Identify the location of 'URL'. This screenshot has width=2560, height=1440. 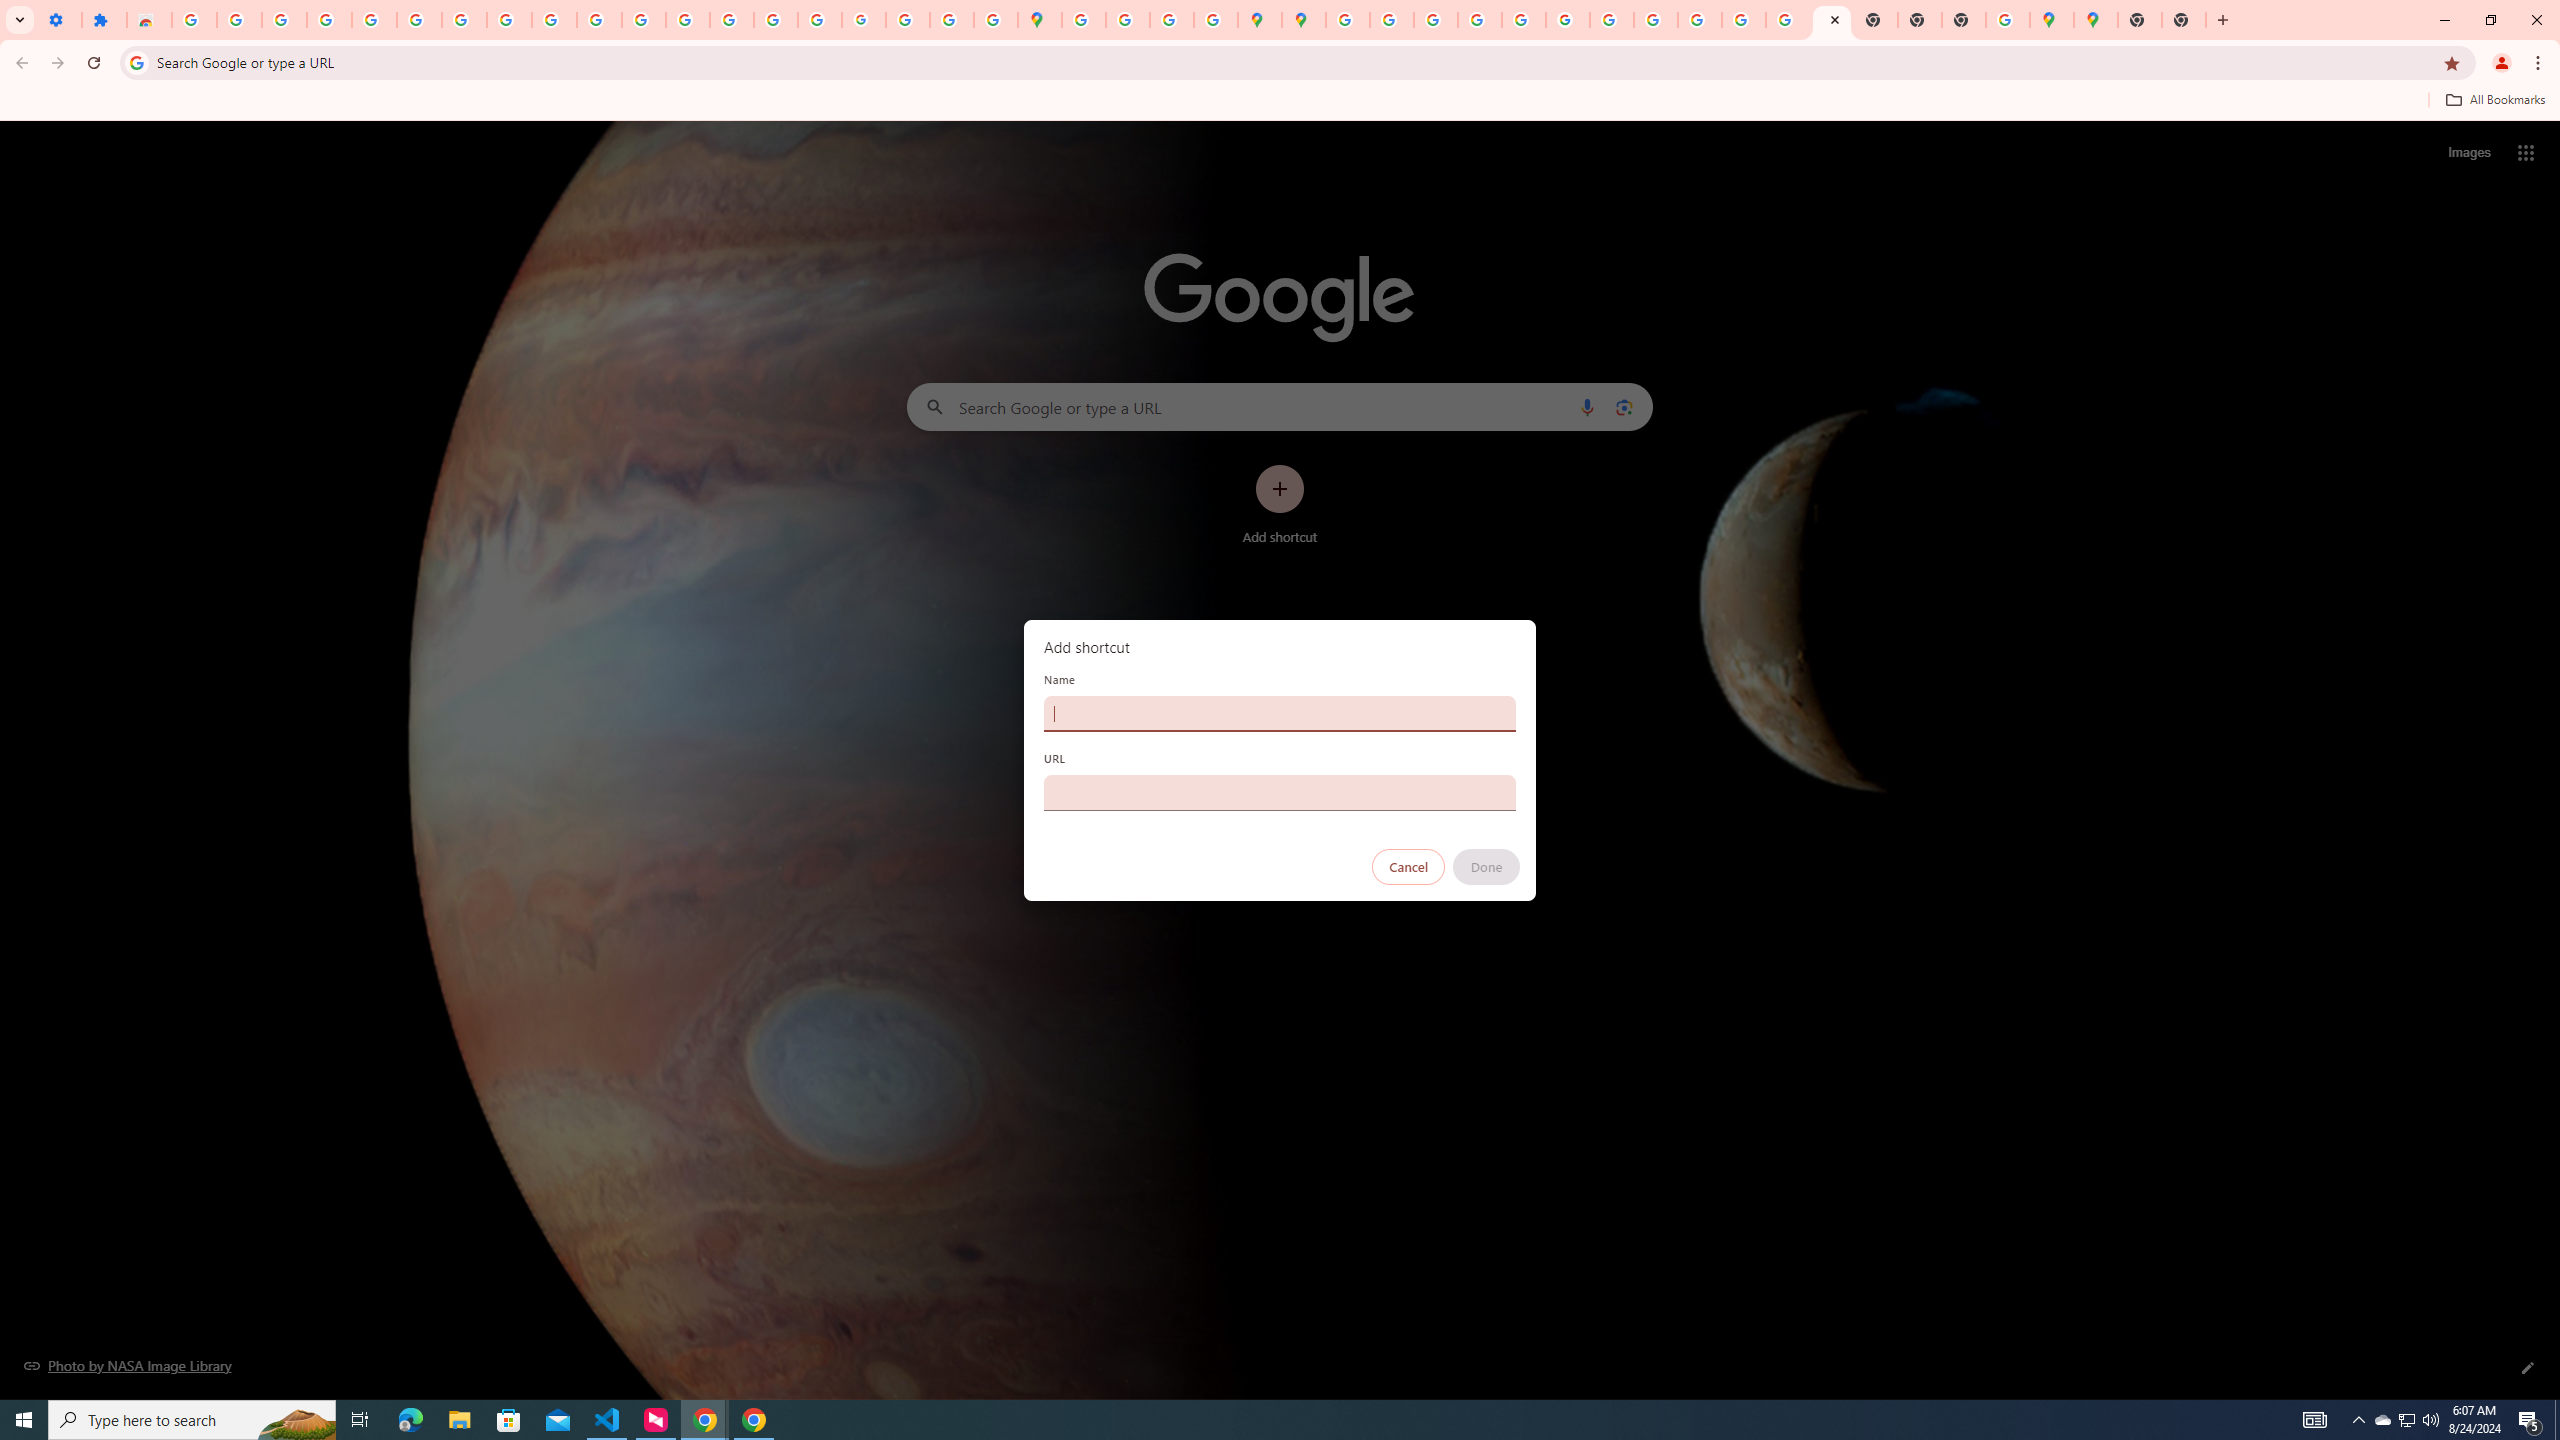
(1280, 792).